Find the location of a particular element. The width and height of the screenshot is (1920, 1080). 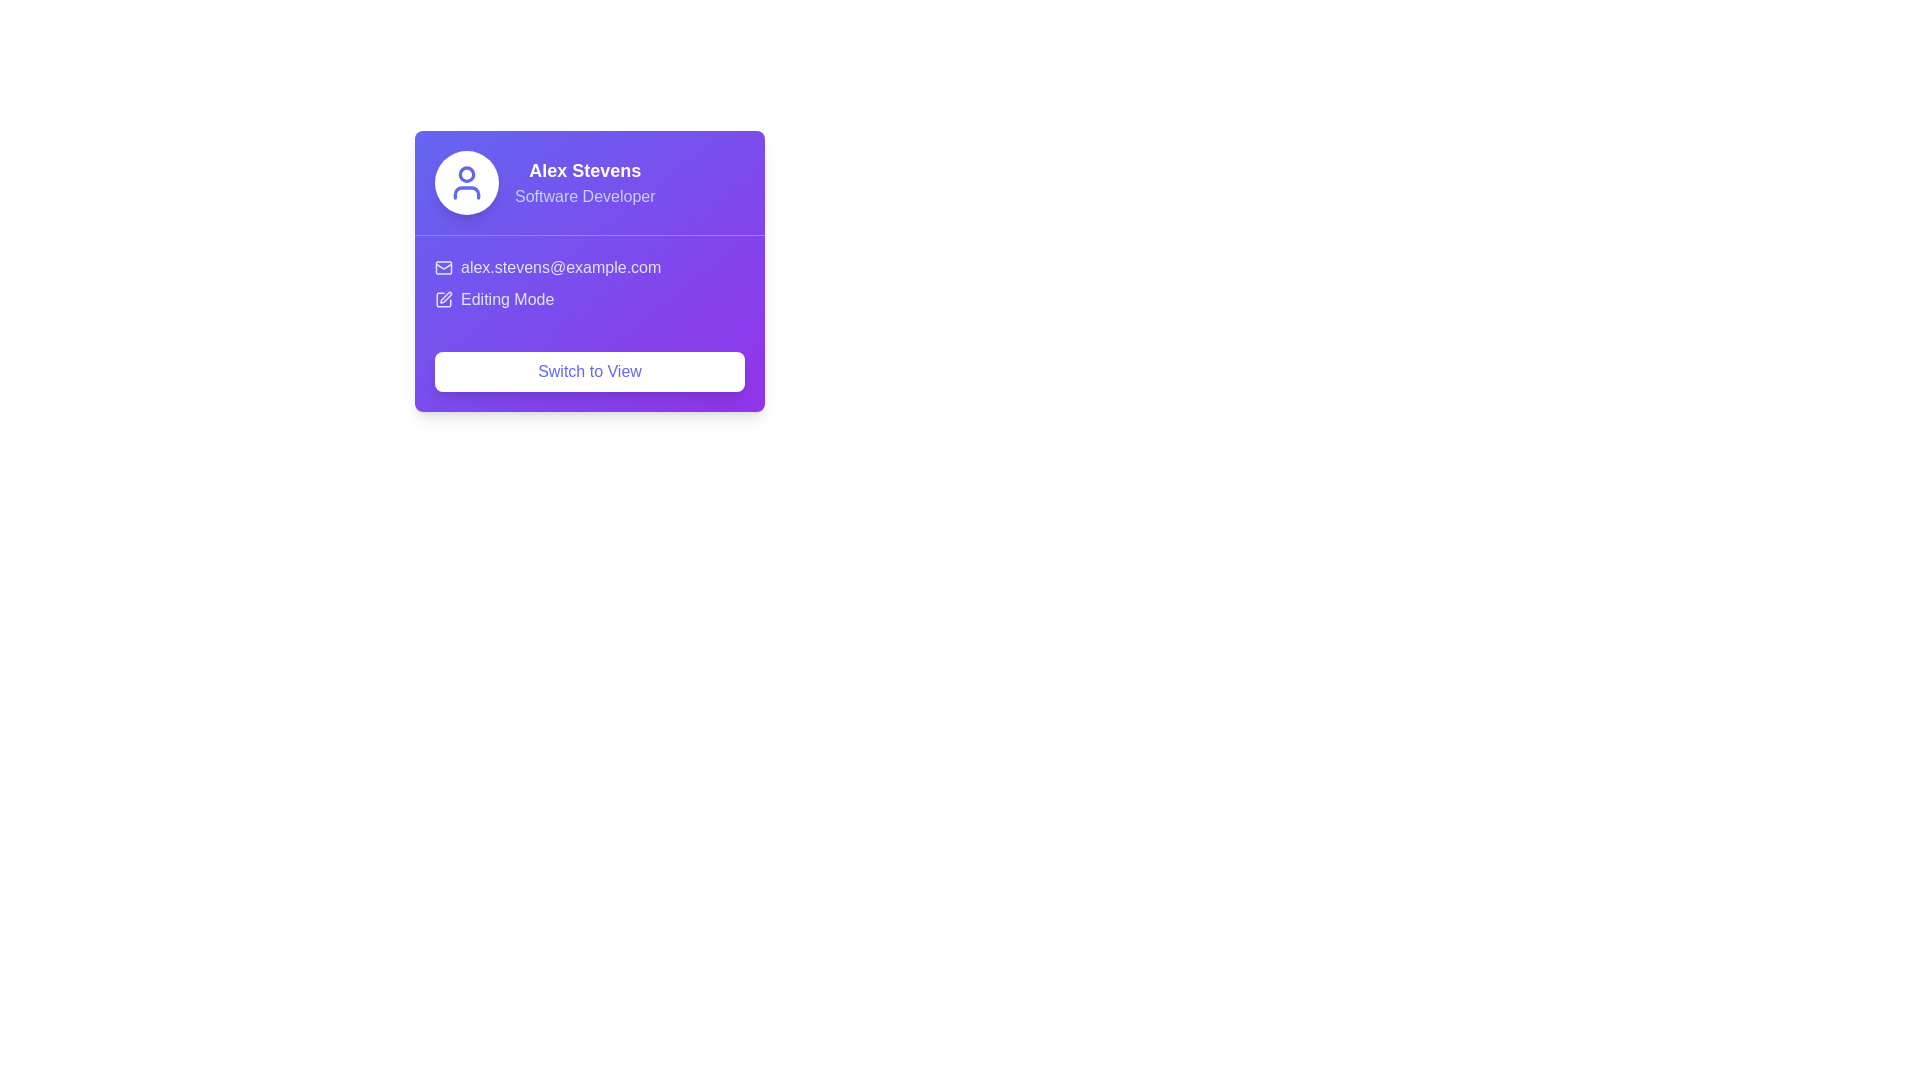

the decorative graphic rectangle in the envelope icon next to the email address in the user profile card is located at coordinates (443, 266).